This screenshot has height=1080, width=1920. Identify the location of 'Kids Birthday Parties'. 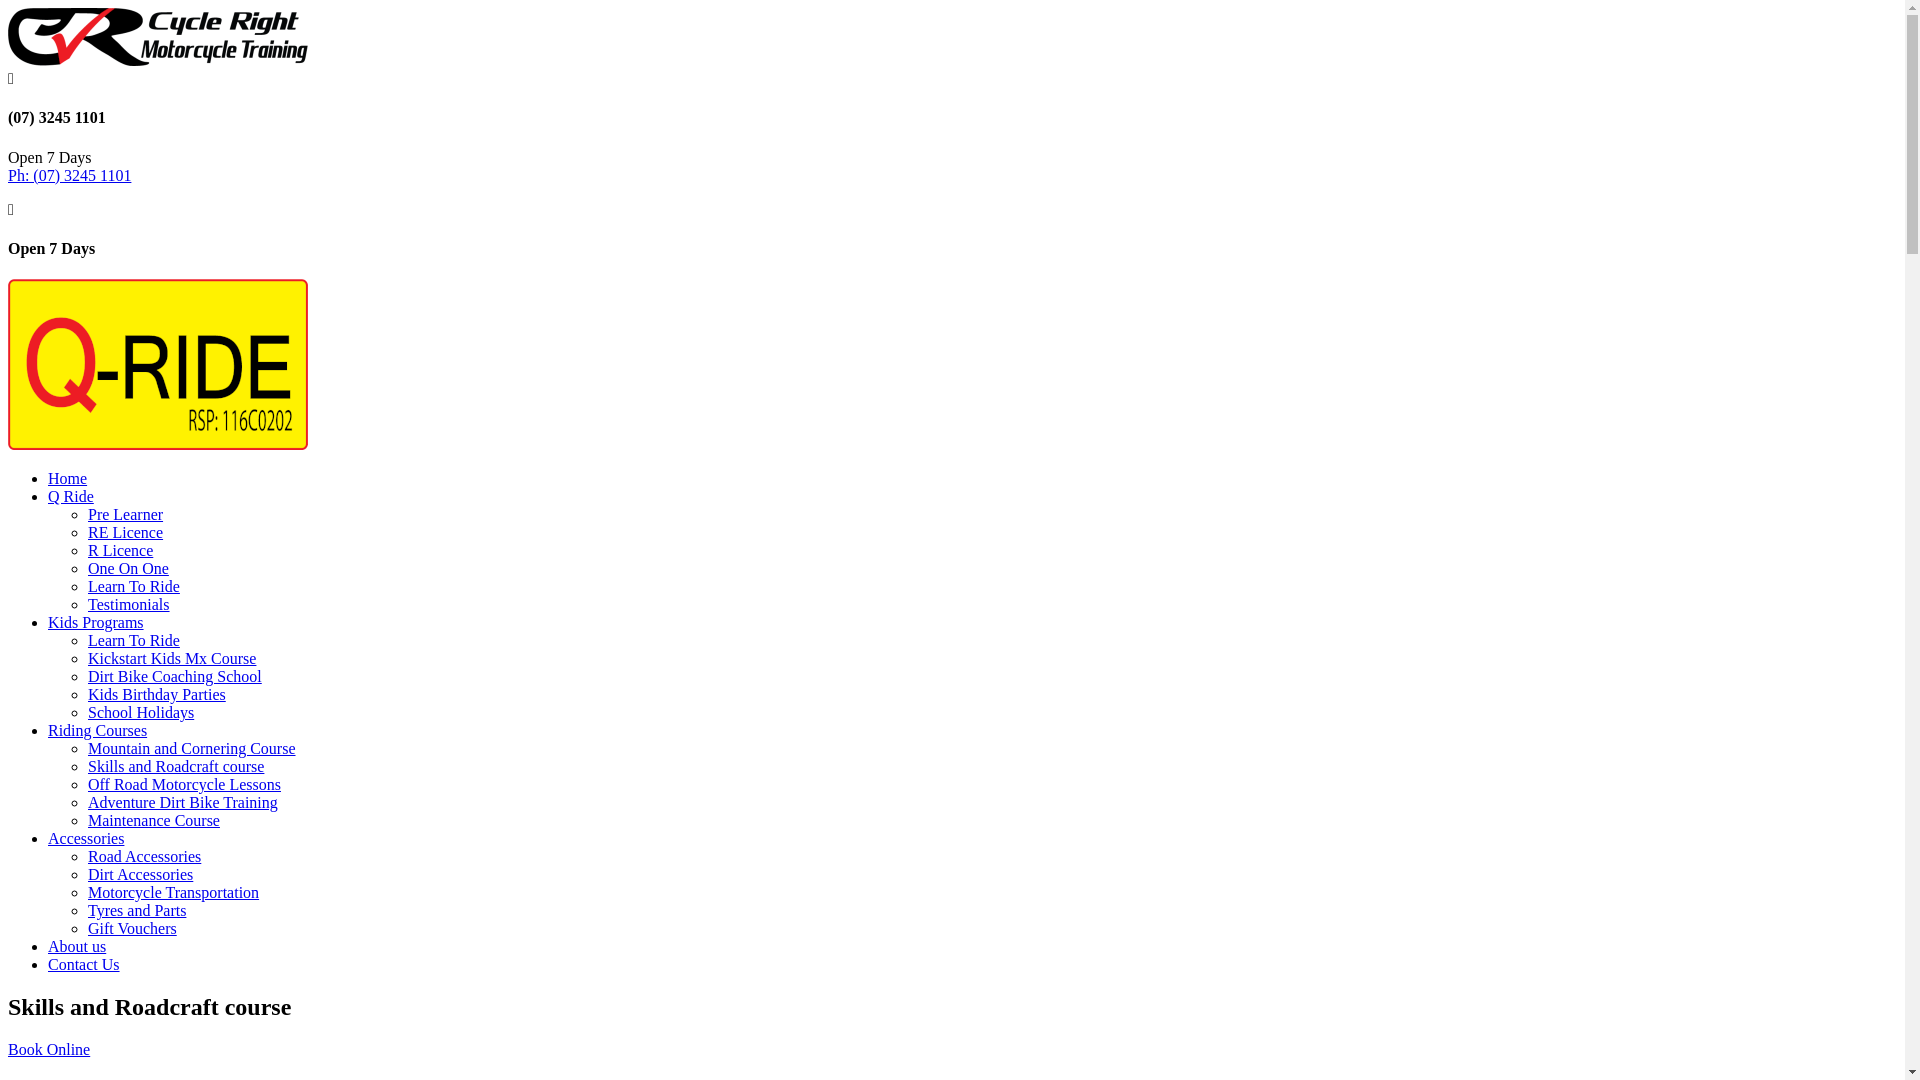
(86, 693).